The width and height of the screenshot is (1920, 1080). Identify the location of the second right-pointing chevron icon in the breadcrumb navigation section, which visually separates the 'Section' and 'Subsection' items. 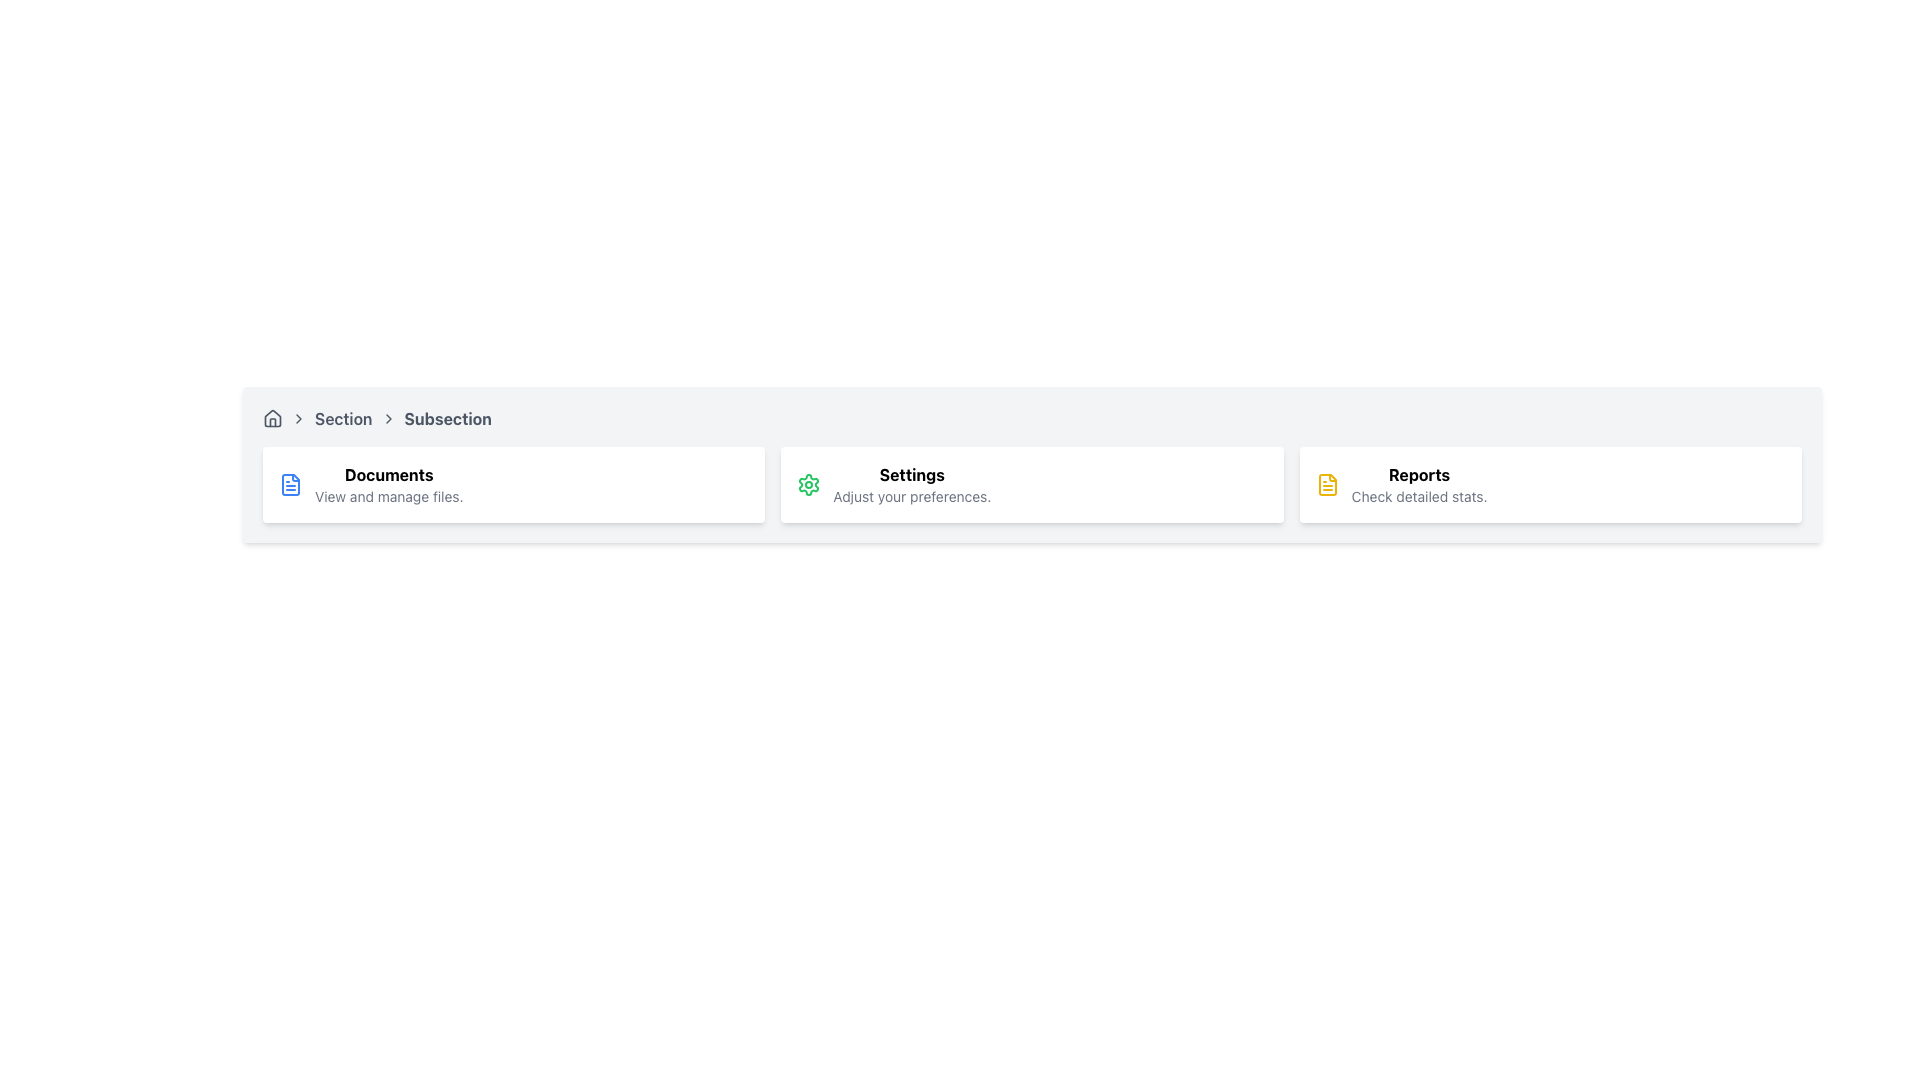
(388, 418).